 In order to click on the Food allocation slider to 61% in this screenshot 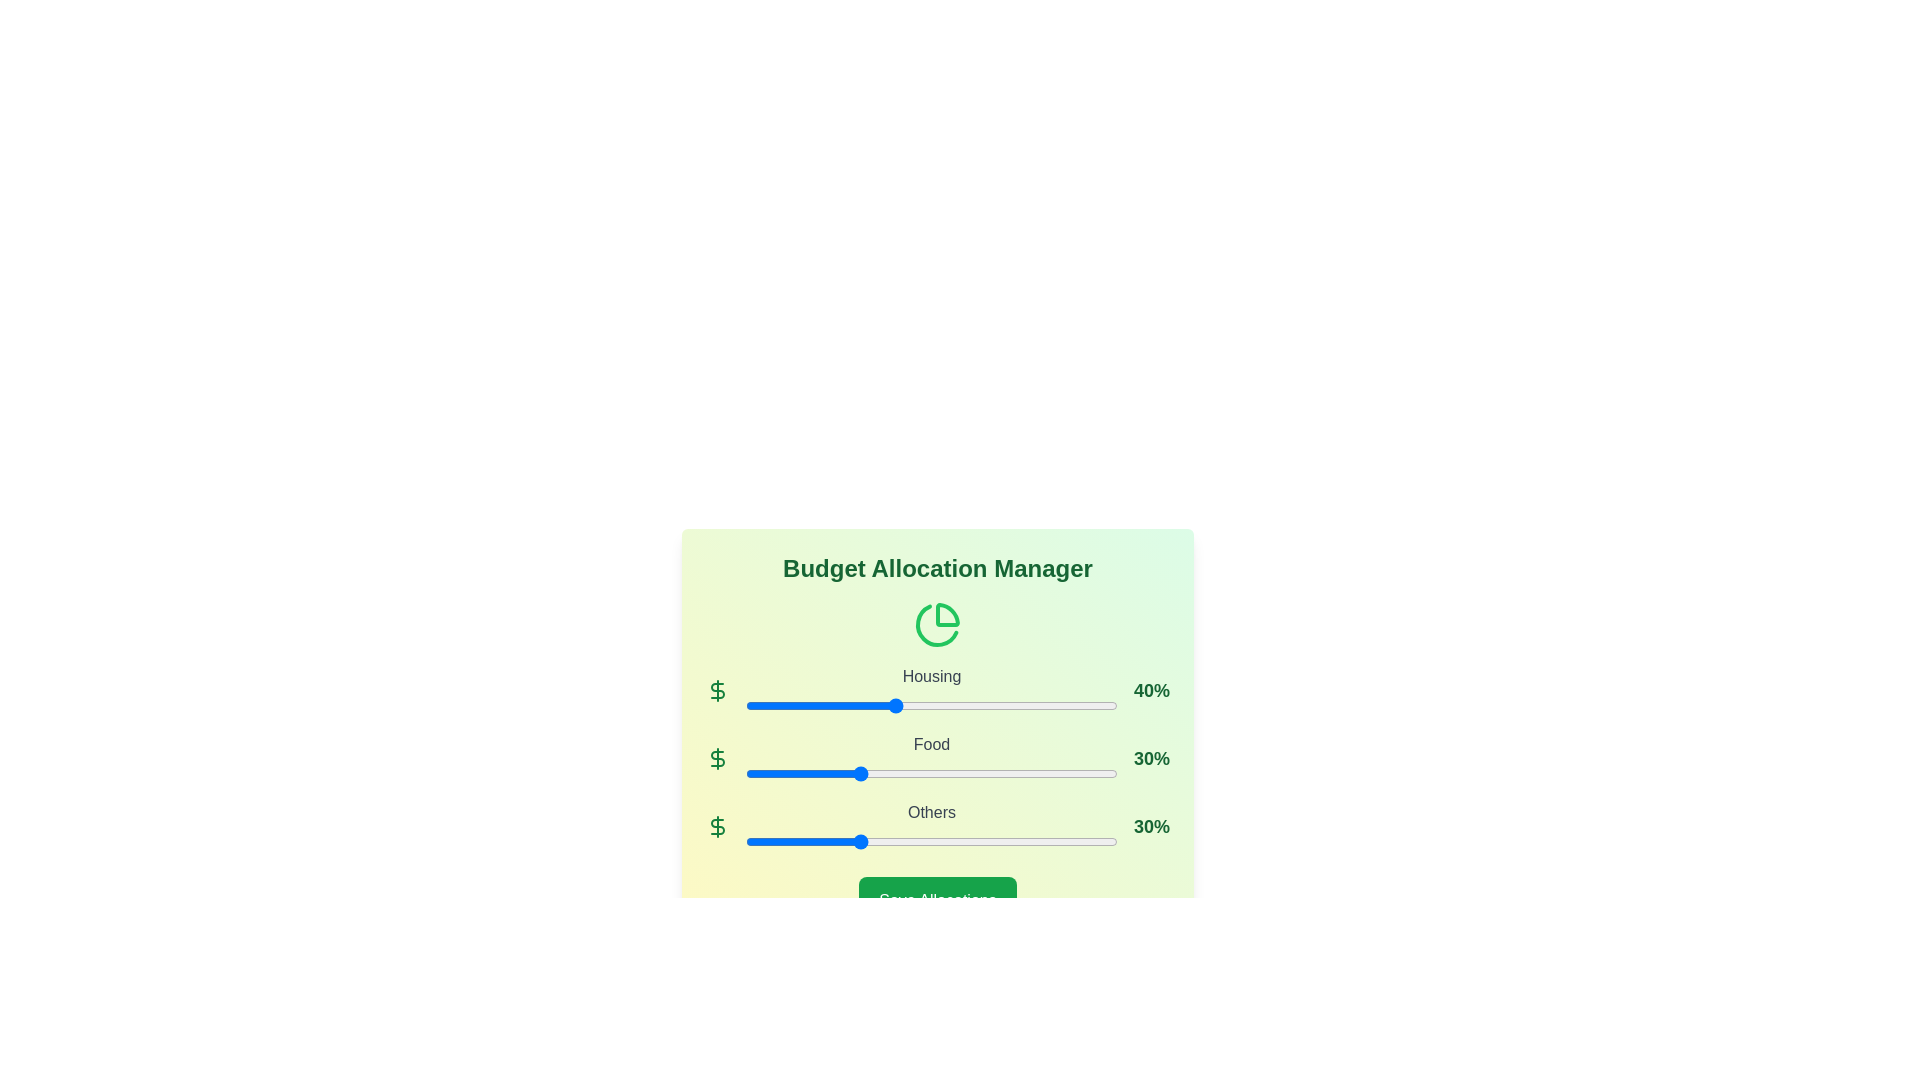, I will do `click(972, 773)`.